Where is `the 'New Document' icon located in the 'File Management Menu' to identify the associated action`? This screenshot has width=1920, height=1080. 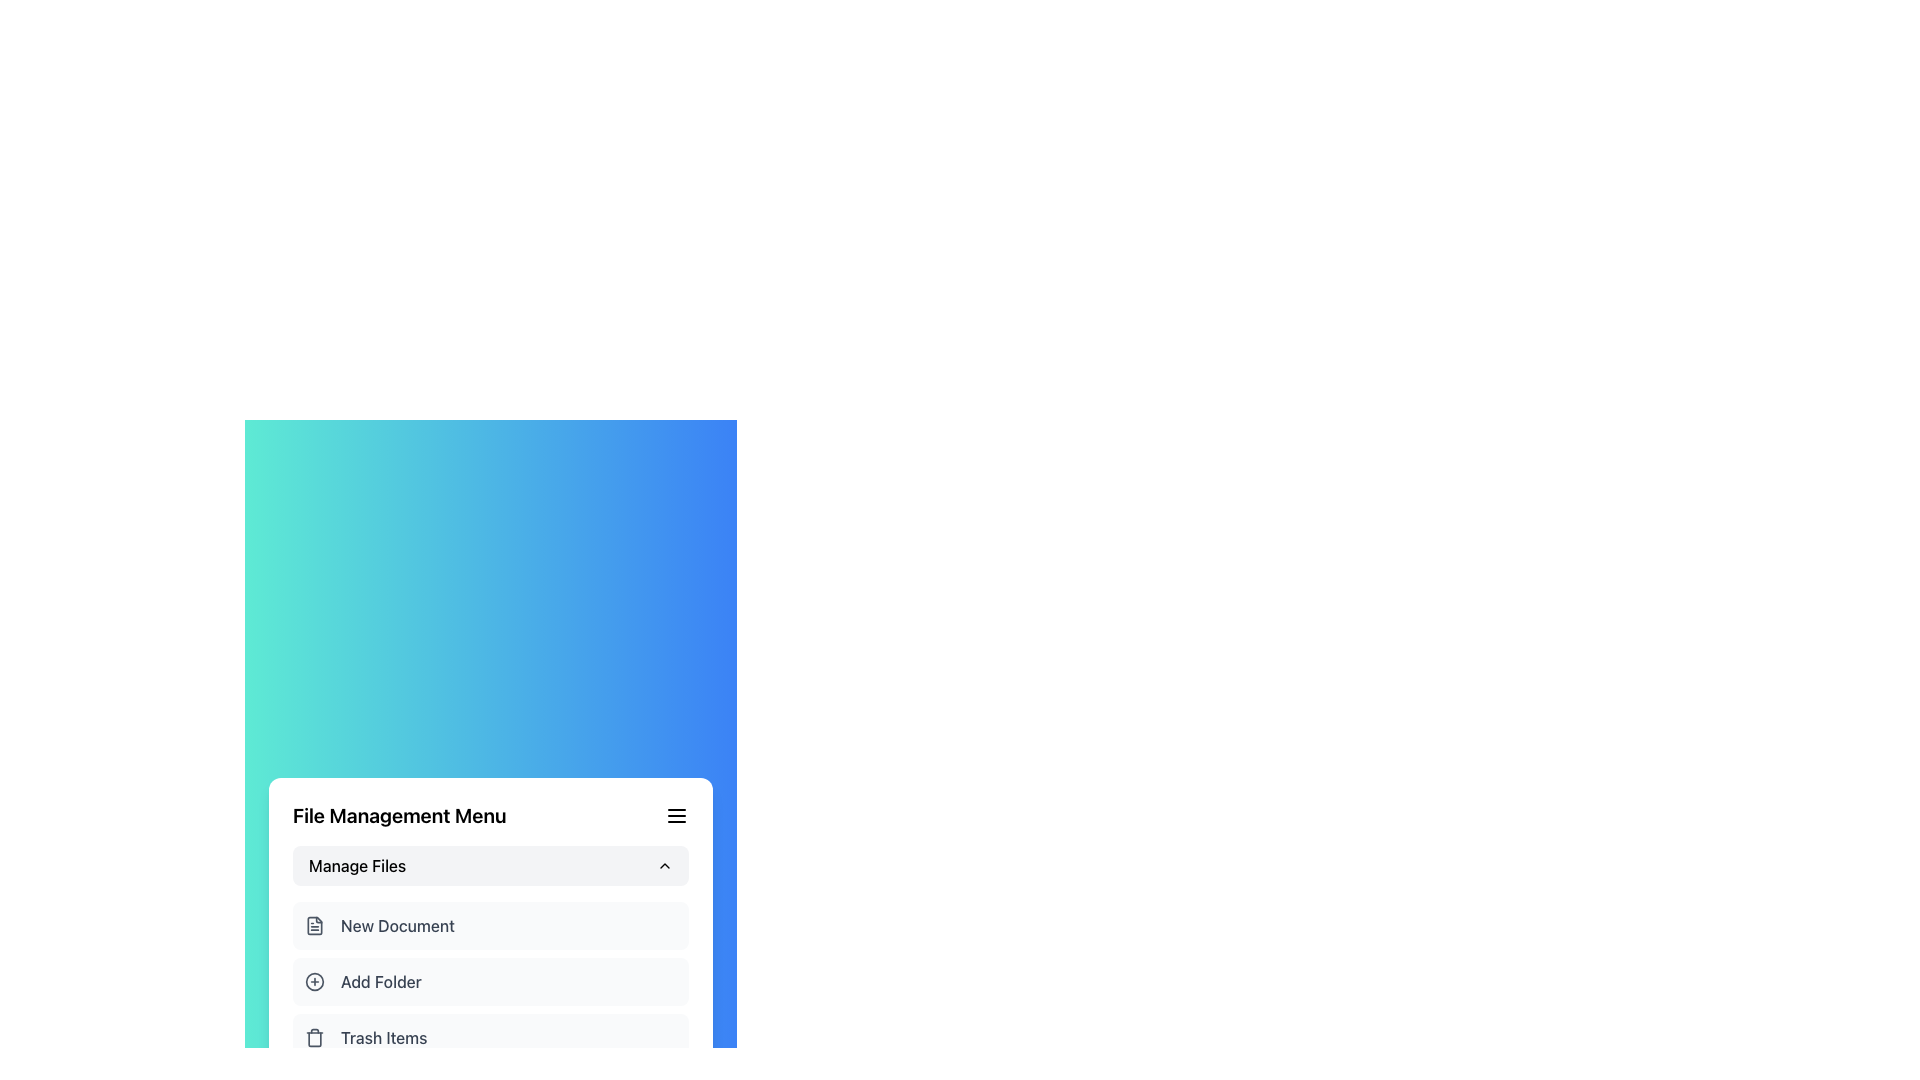
the 'New Document' icon located in the 'File Management Menu' to identify the associated action is located at coordinates (314, 925).